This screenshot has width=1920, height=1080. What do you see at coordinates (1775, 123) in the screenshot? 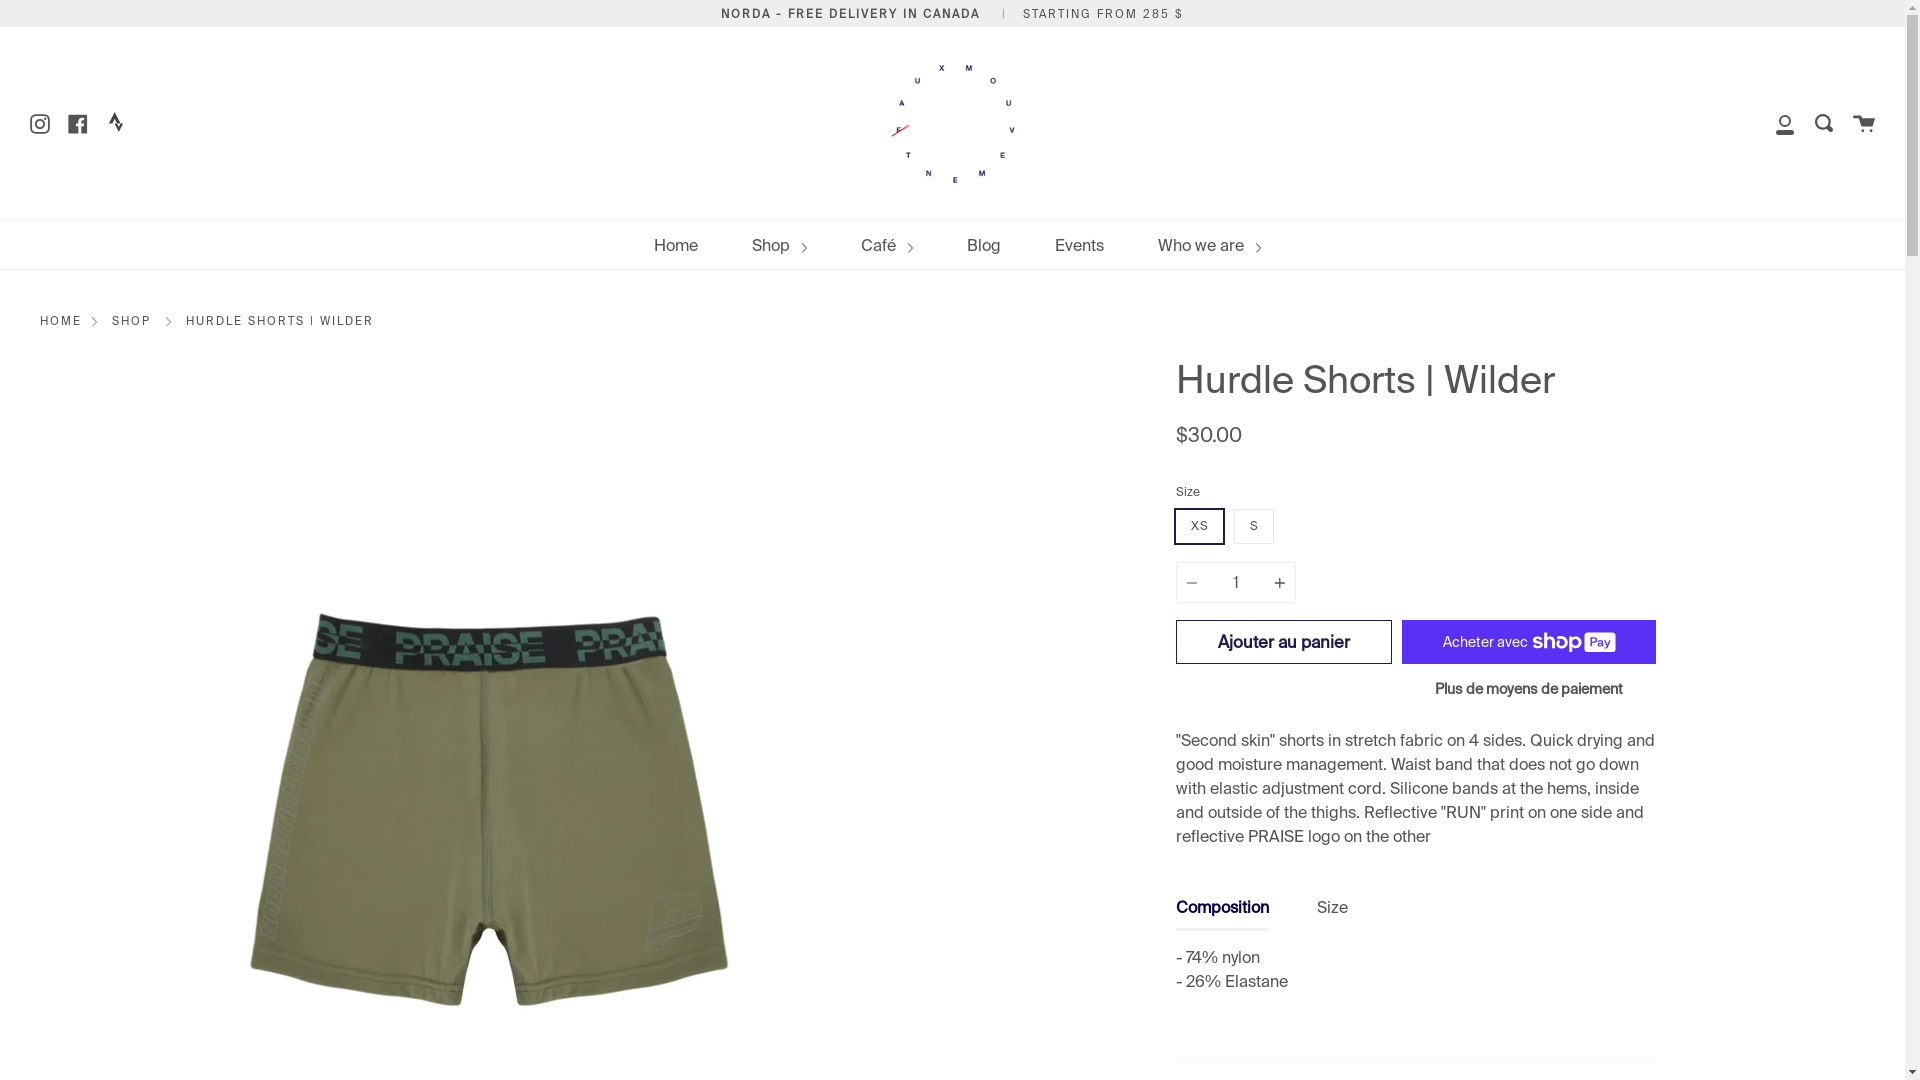
I see `'Account'` at bounding box center [1775, 123].